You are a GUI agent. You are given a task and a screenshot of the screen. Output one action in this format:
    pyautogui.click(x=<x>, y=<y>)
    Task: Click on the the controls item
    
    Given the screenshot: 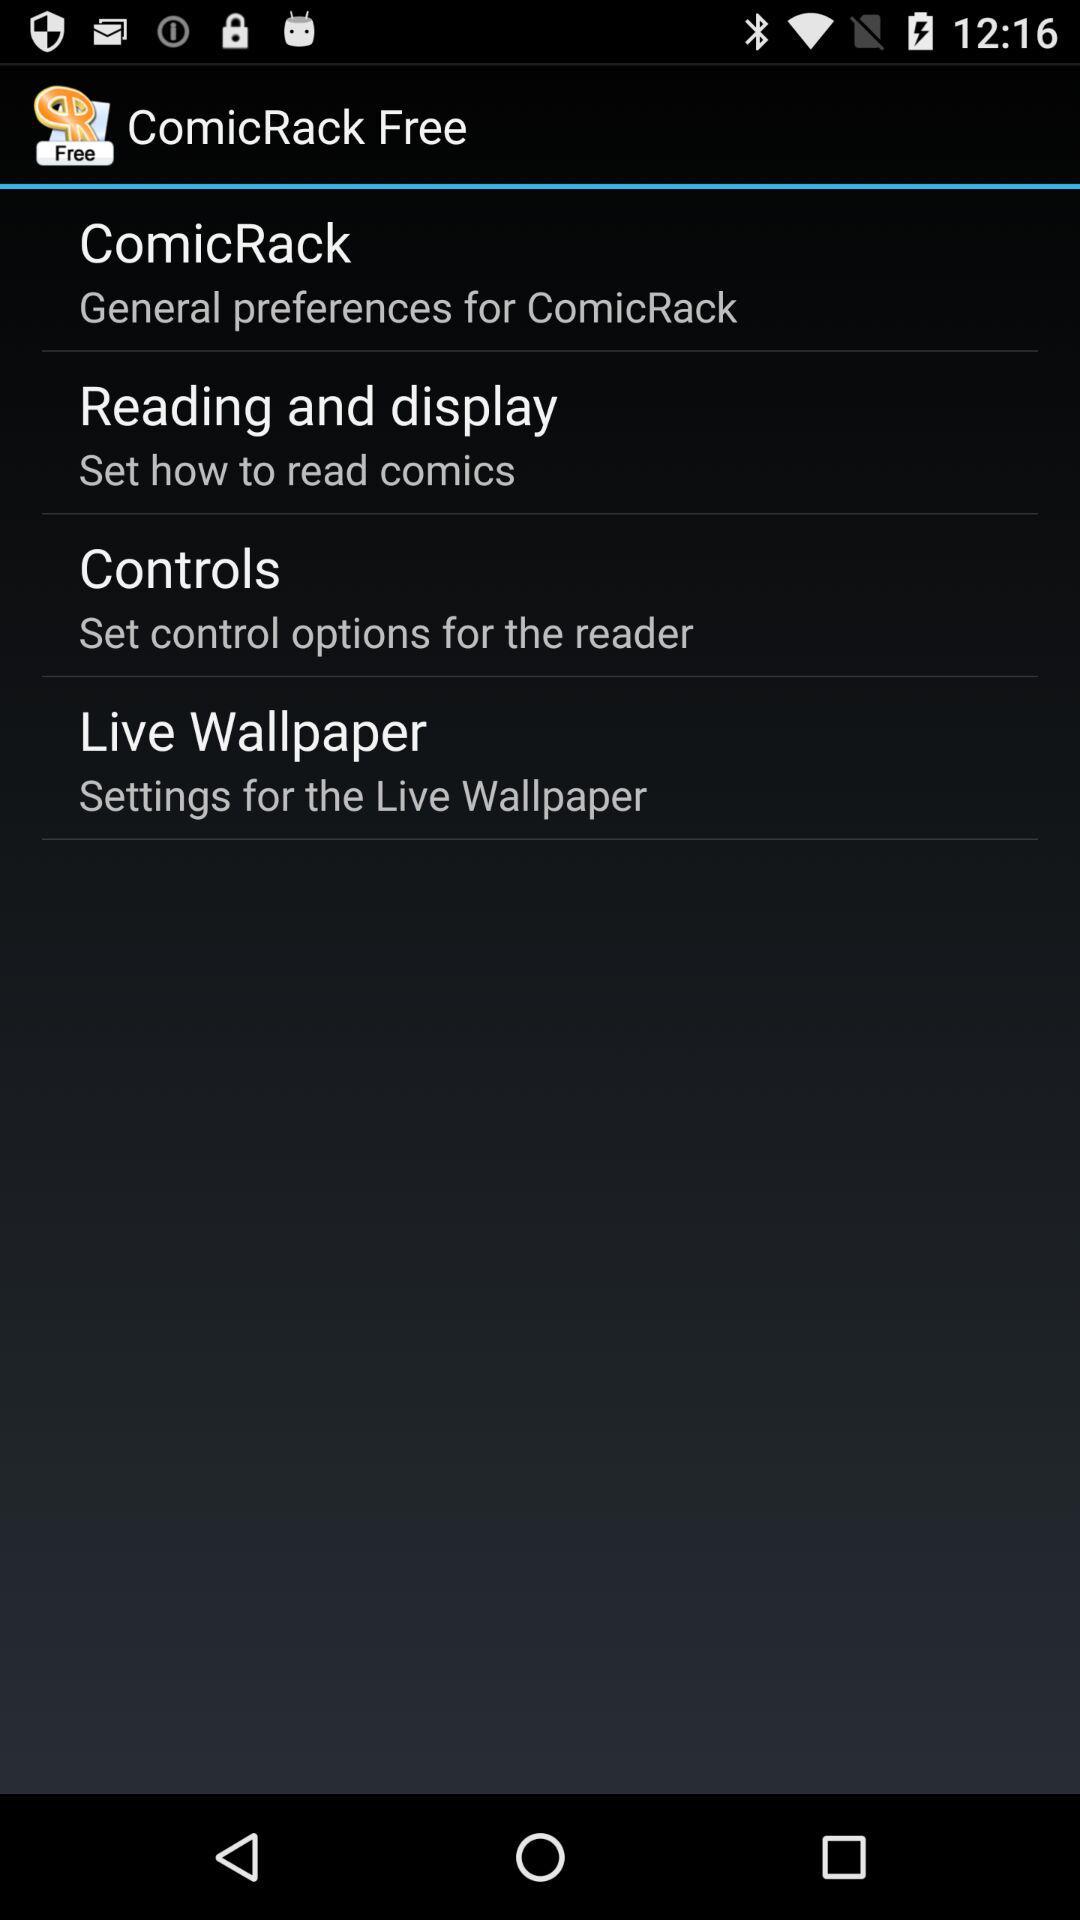 What is the action you would take?
    pyautogui.click(x=180, y=565)
    